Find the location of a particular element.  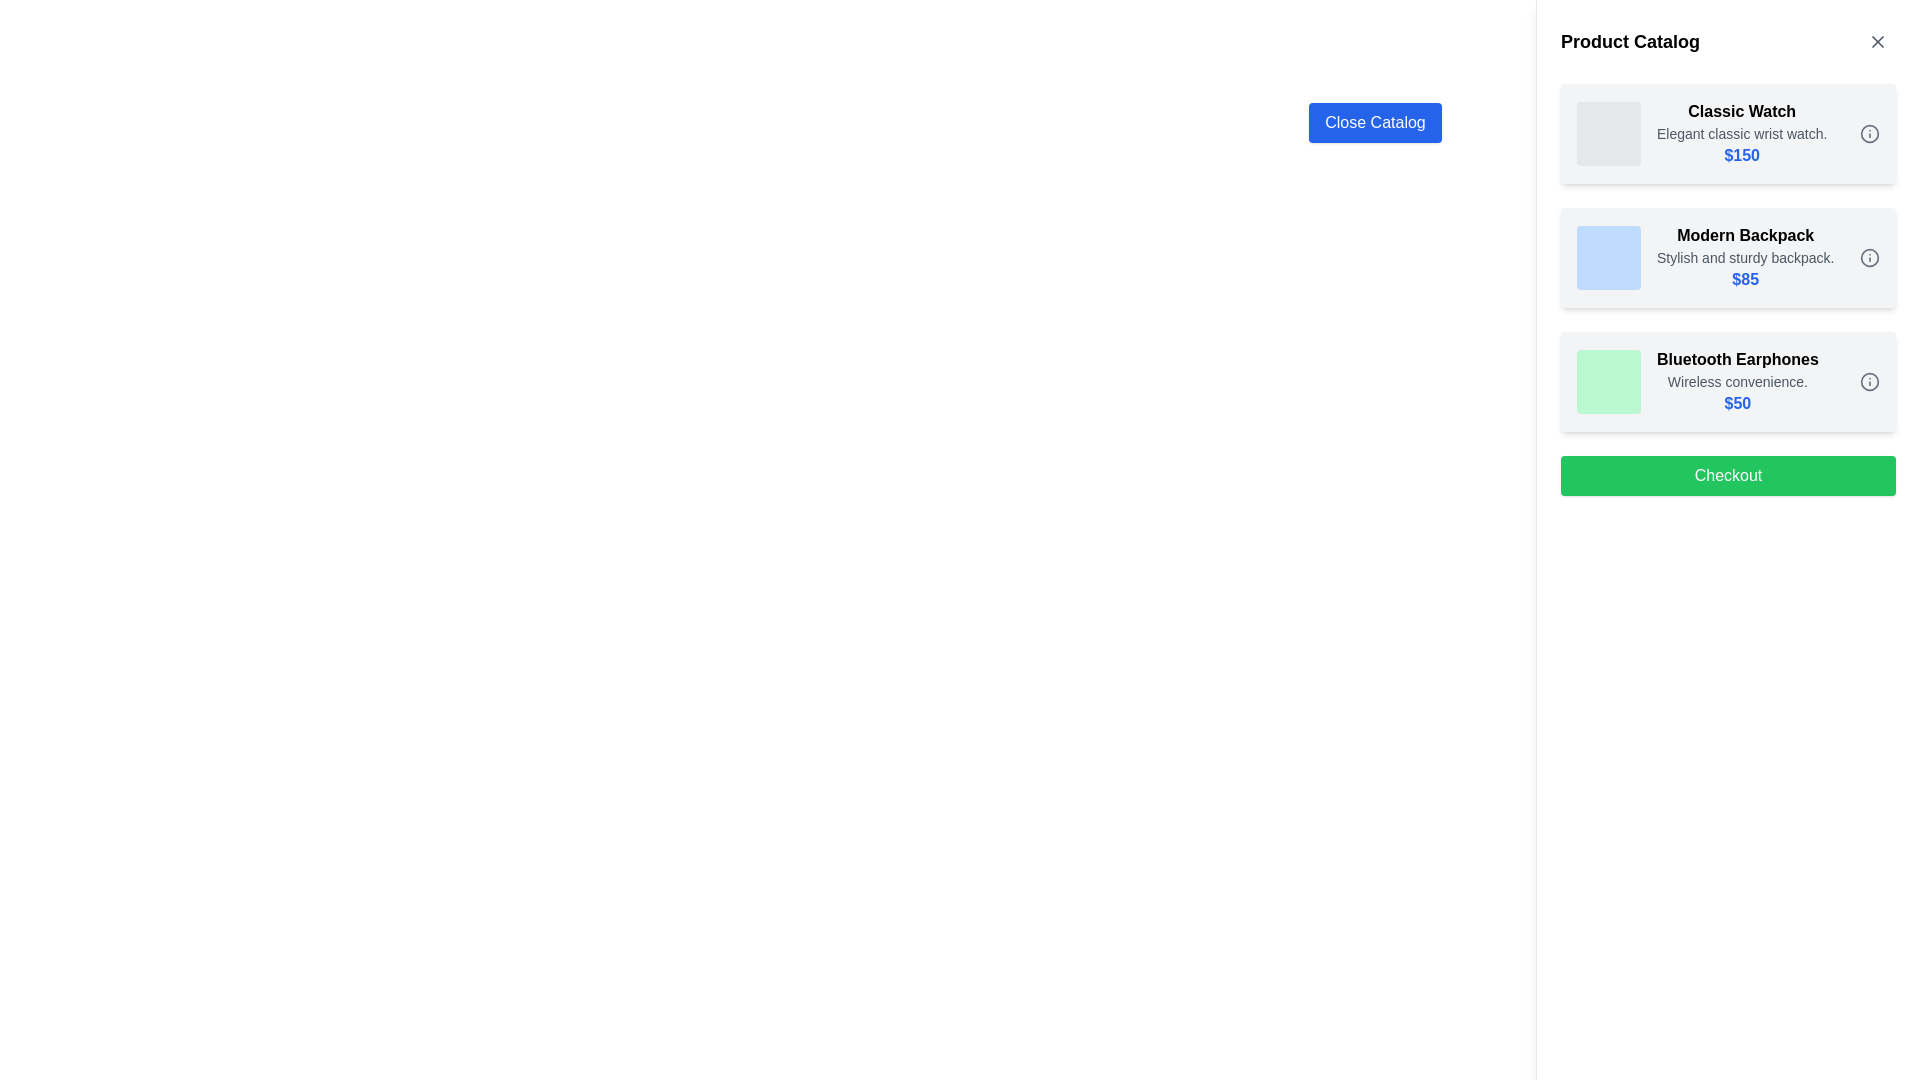

text displayed in bold blue font showing the price '$150' located beneath the product description 'Elegant classic wrist watch.' and below the product title 'Classic Watch' is located at coordinates (1741, 154).